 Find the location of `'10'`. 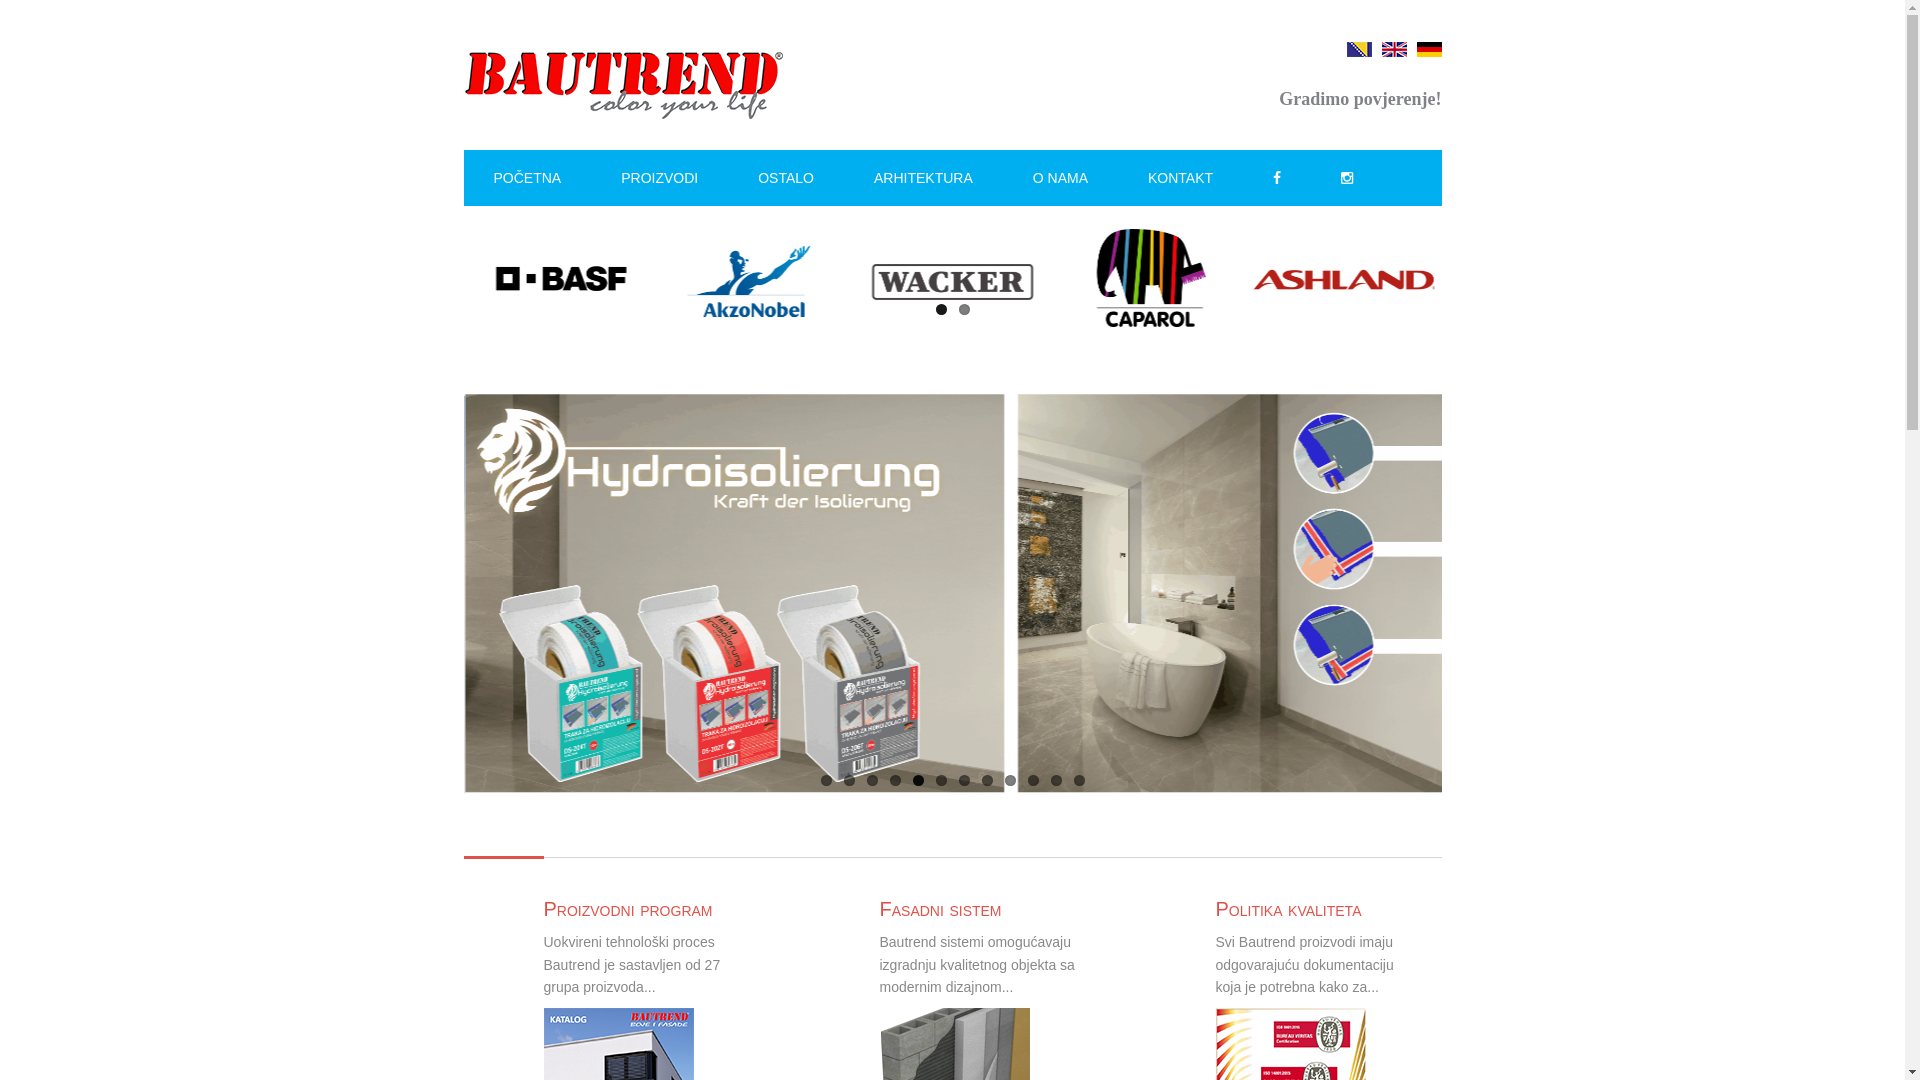

'10' is located at coordinates (1033, 779).